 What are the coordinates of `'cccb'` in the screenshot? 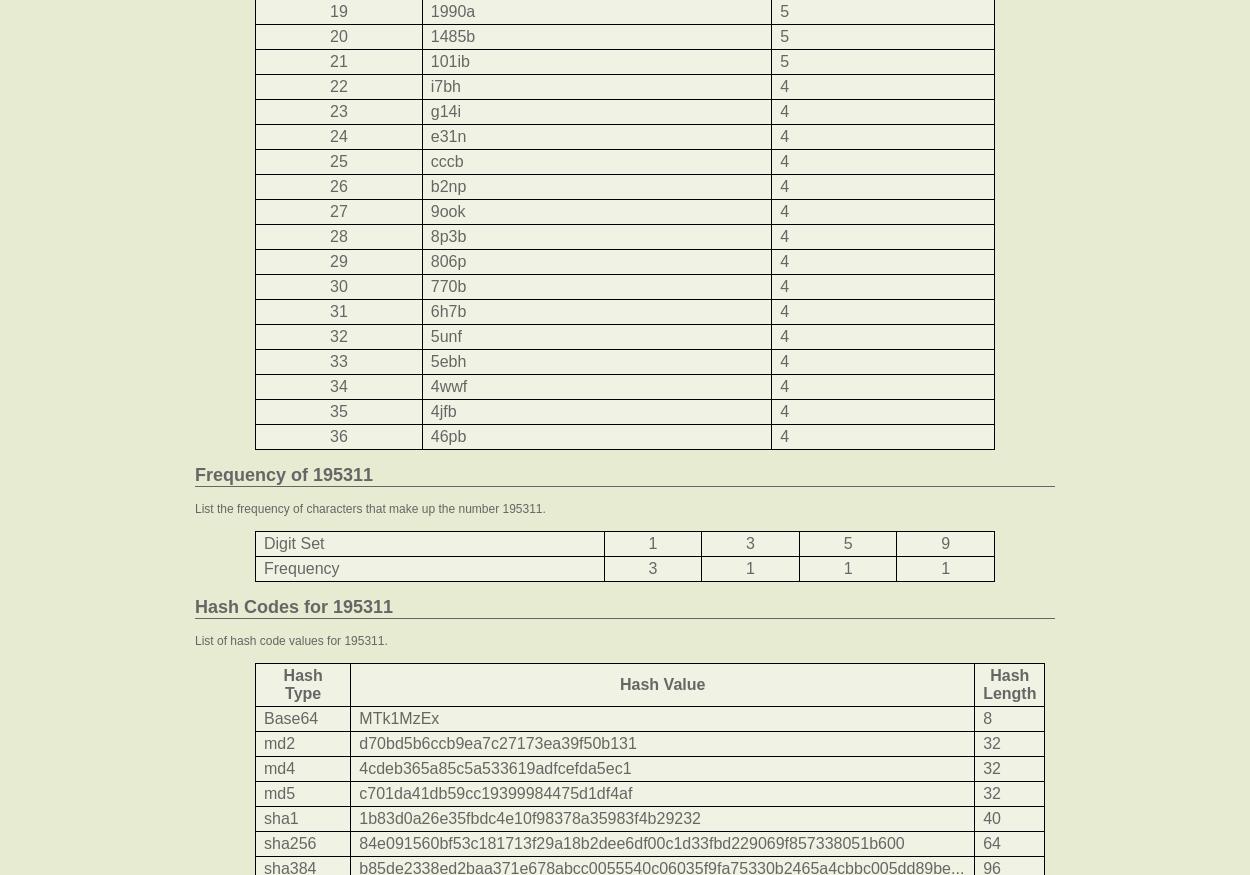 It's located at (445, 160).